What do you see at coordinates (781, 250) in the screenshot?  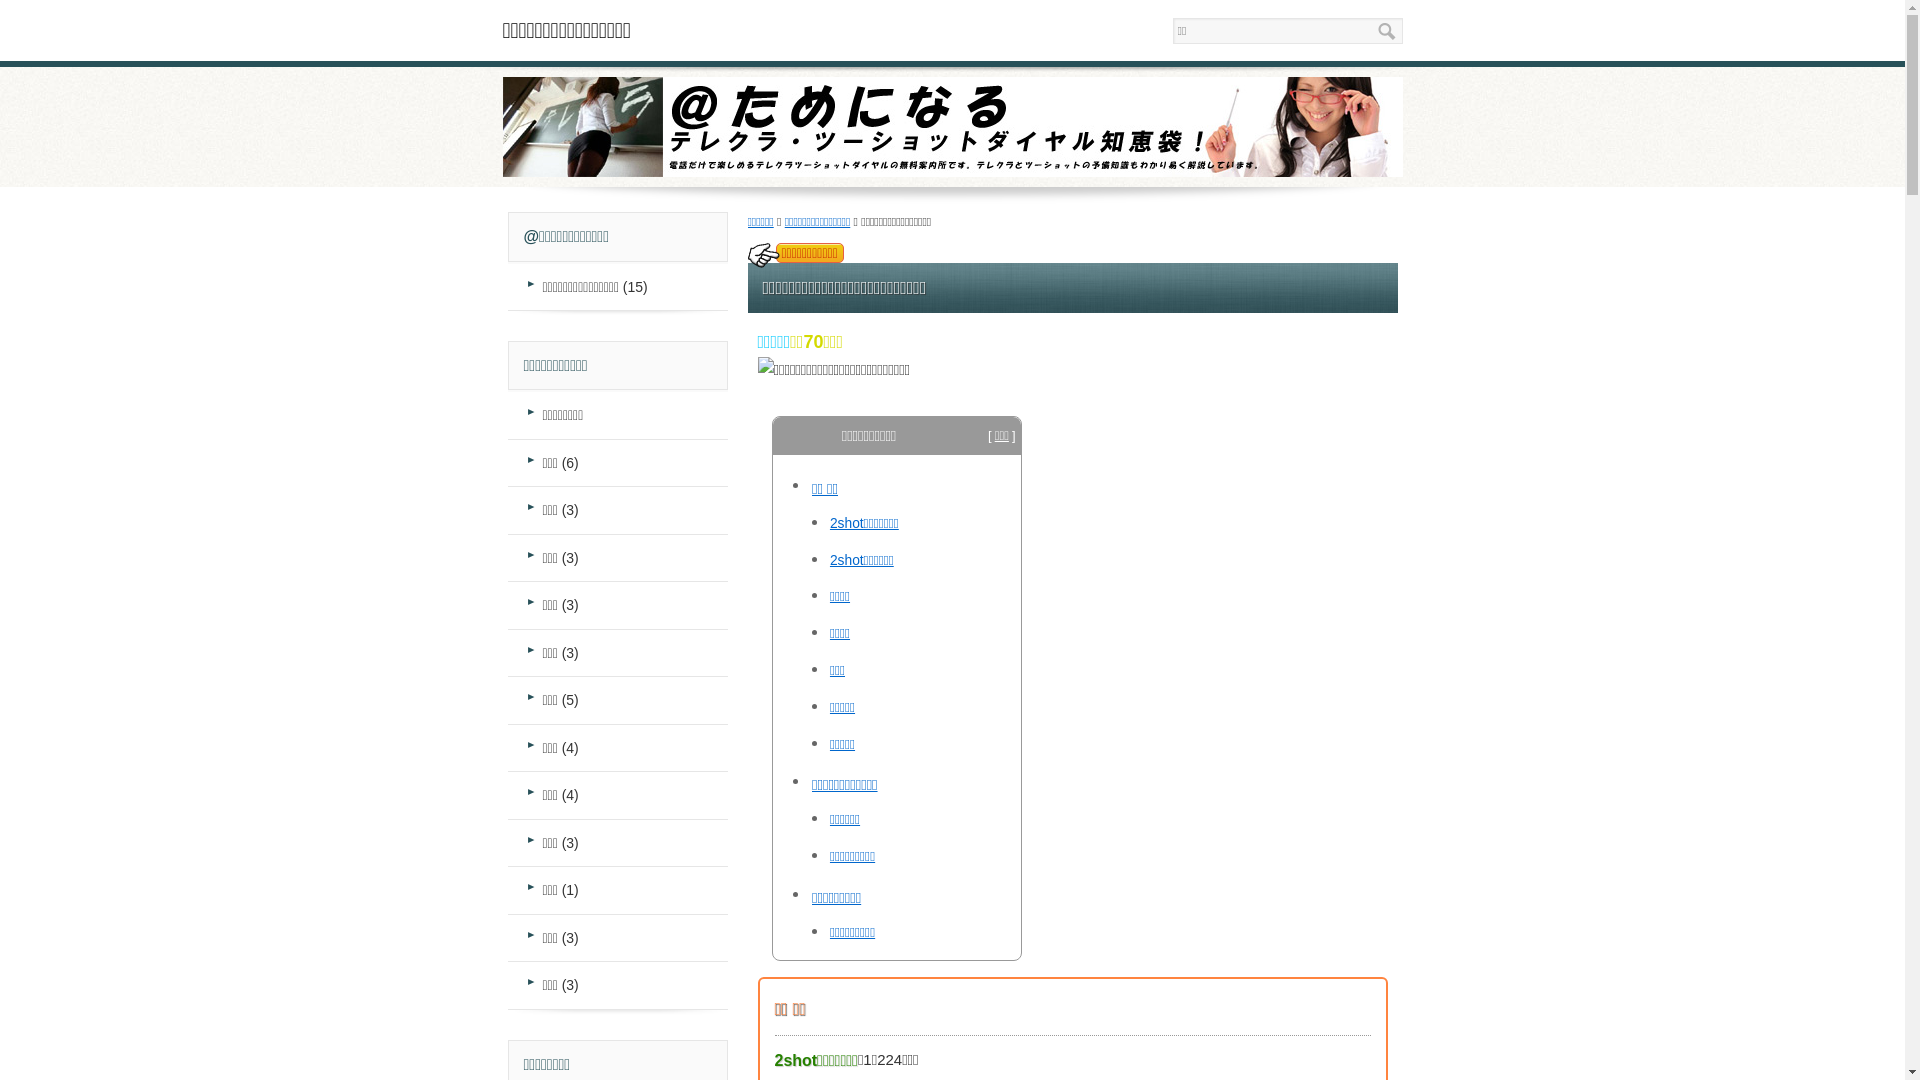 I see `'../denwabangou-select'` at bounding box center [781, 250].